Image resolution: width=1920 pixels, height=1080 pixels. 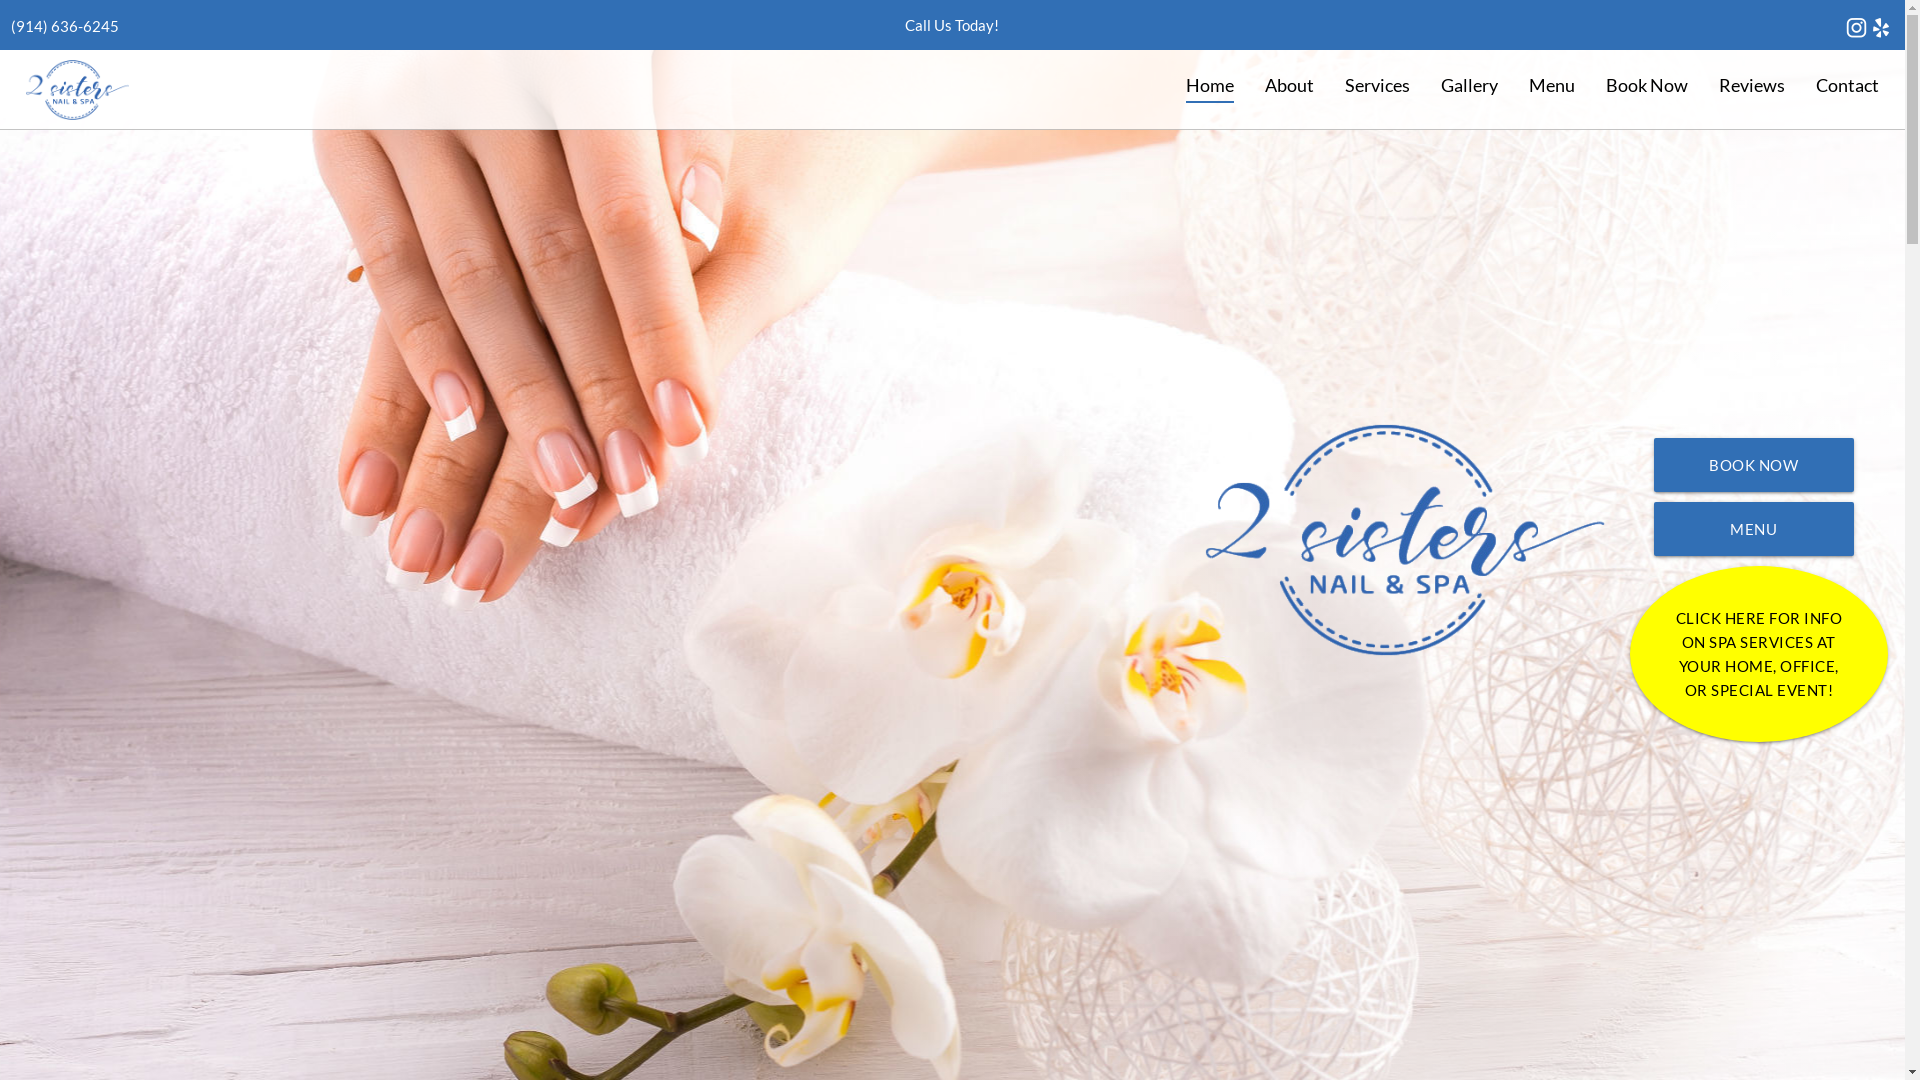 What do you see at coordinates (1846, 84) in the screenshot?
I see `'Contact'` at bounding box center [1846, 84].